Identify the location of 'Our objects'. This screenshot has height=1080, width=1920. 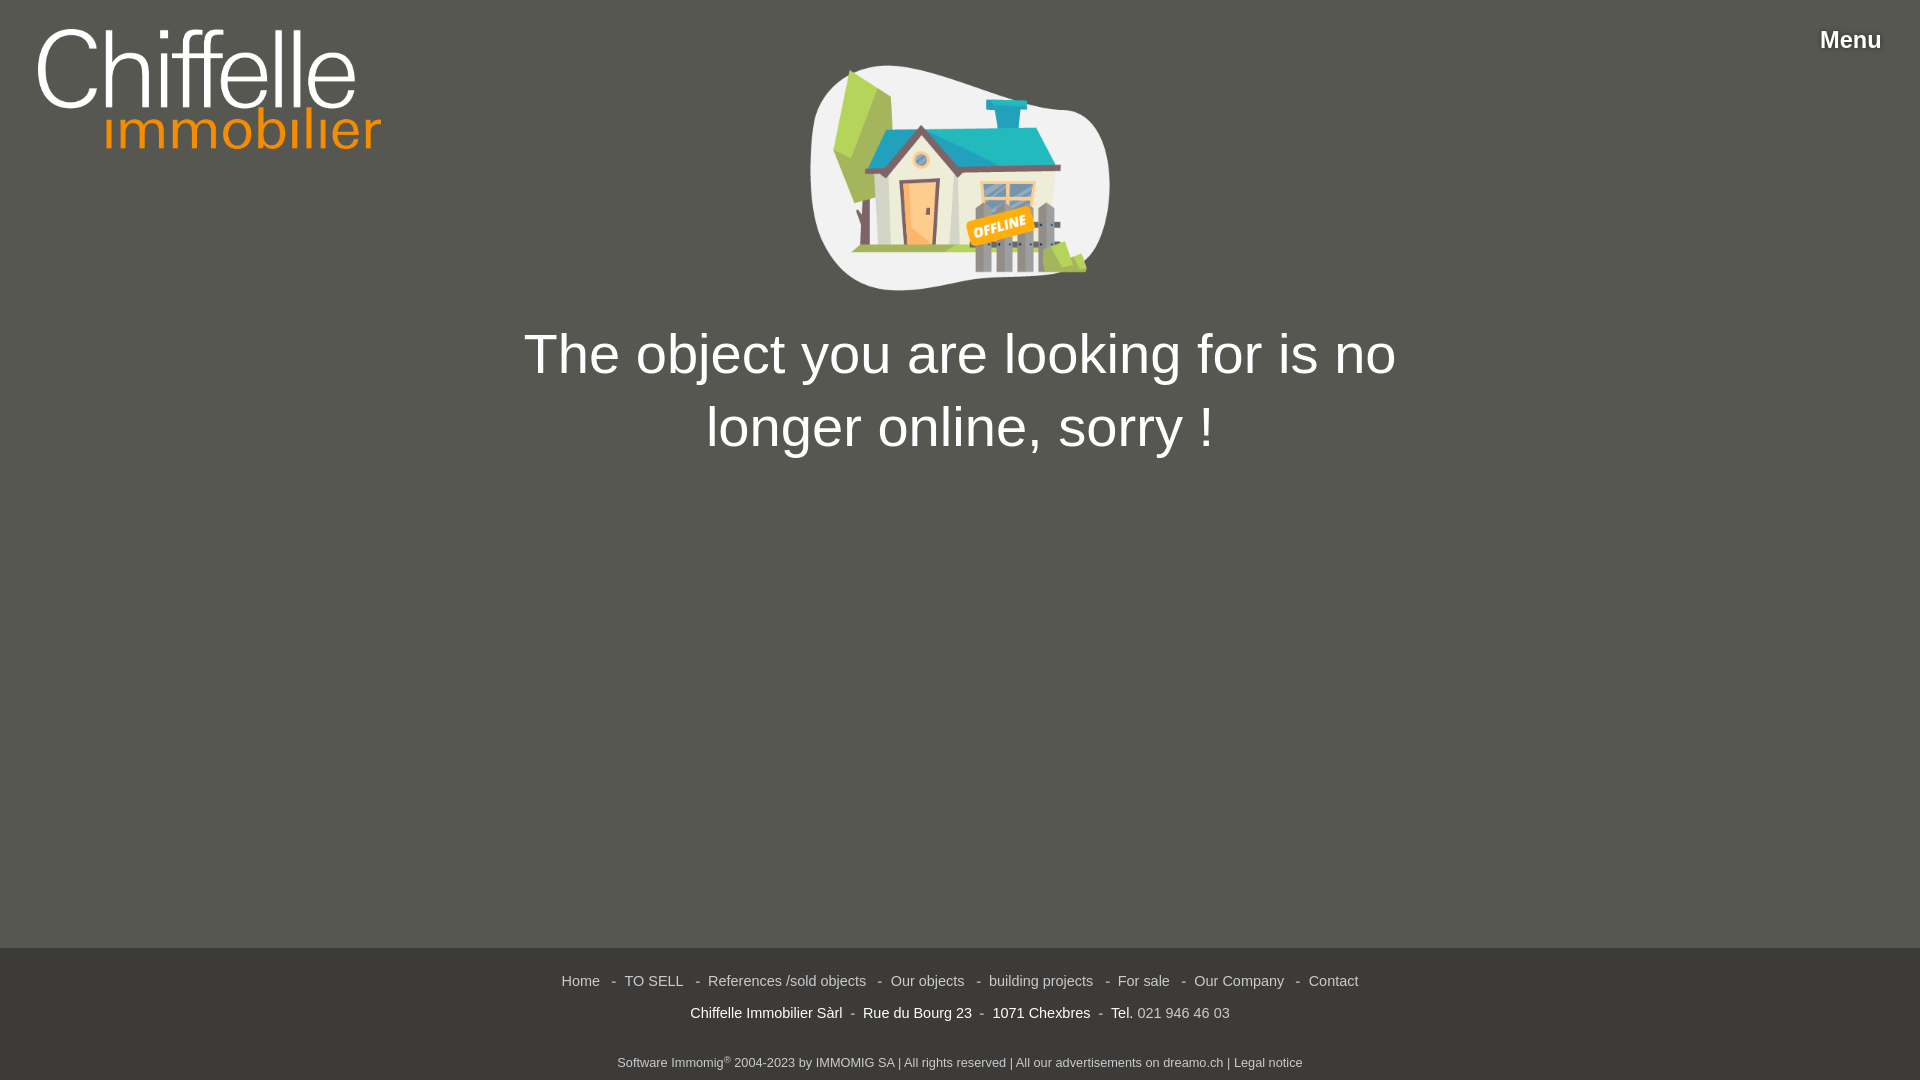
(926, 980).